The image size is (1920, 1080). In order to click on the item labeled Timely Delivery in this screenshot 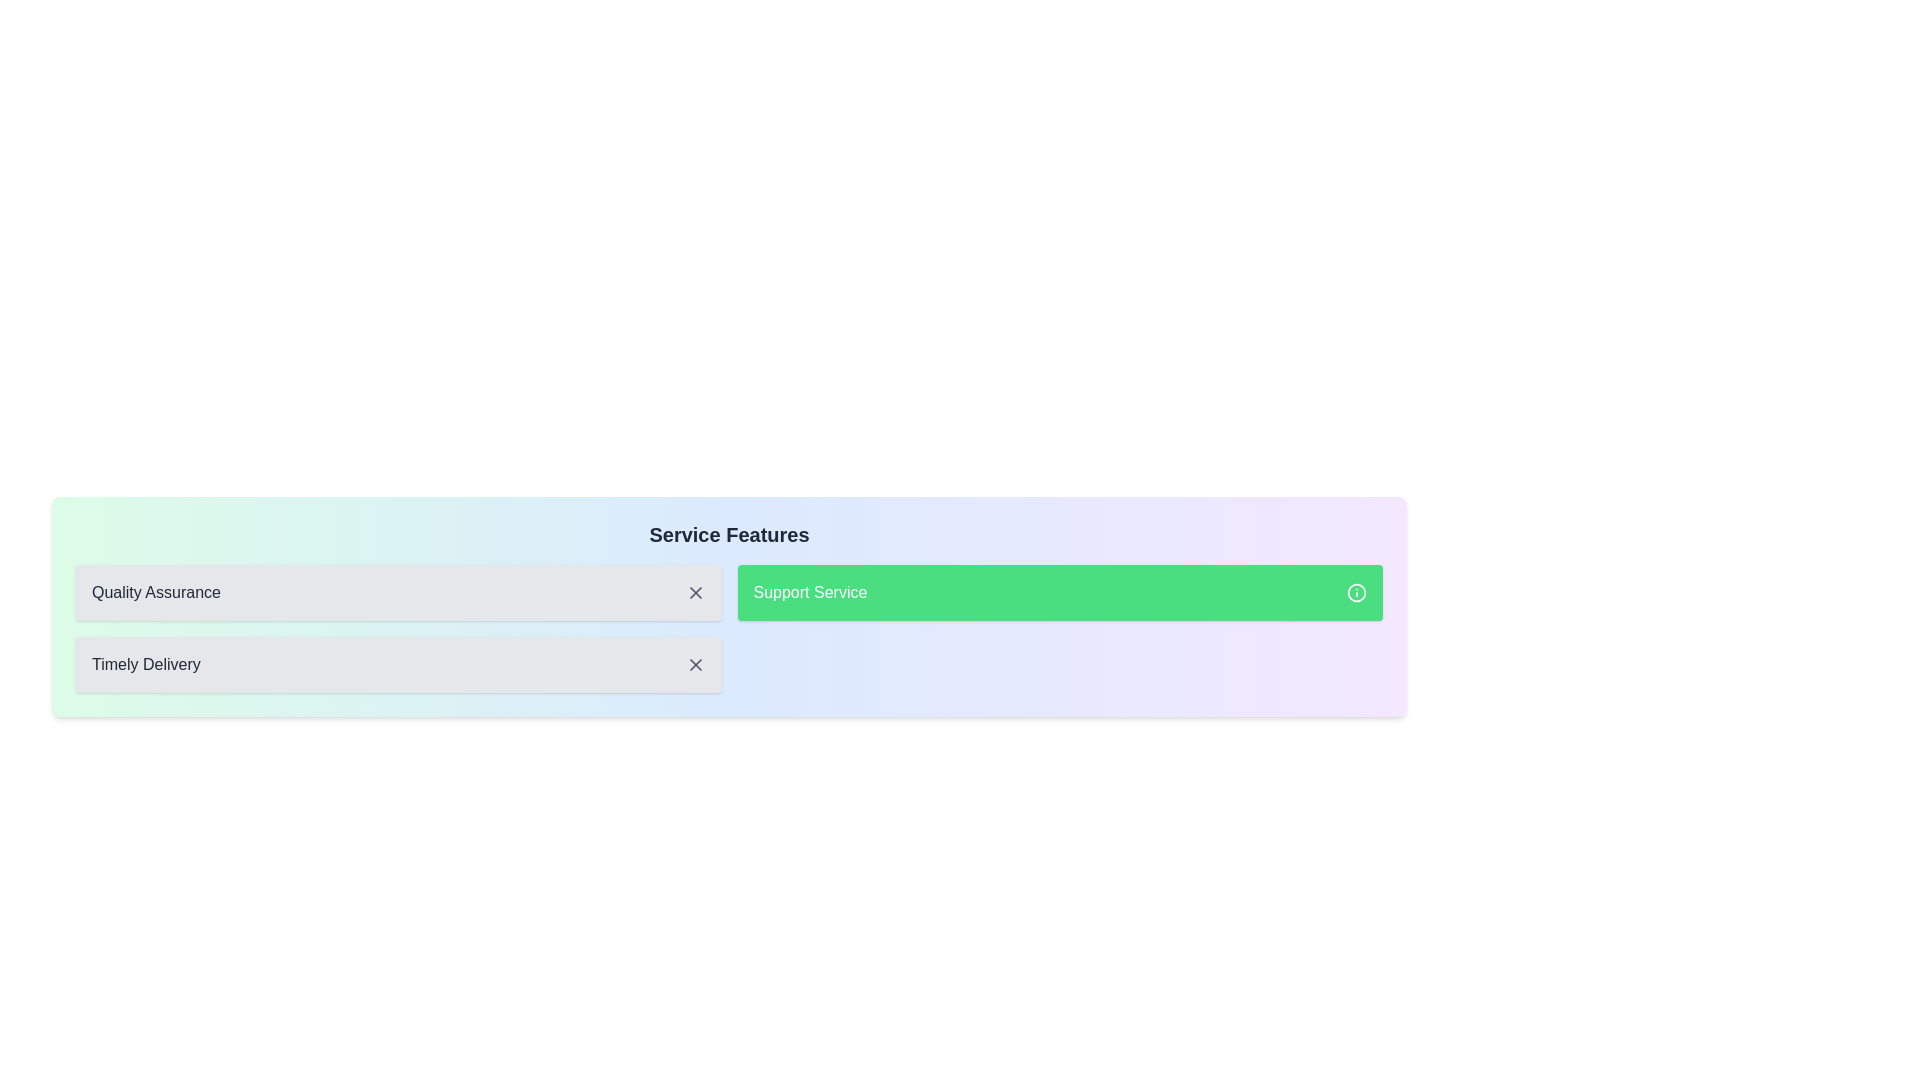, I will do `click(398, 664)`.